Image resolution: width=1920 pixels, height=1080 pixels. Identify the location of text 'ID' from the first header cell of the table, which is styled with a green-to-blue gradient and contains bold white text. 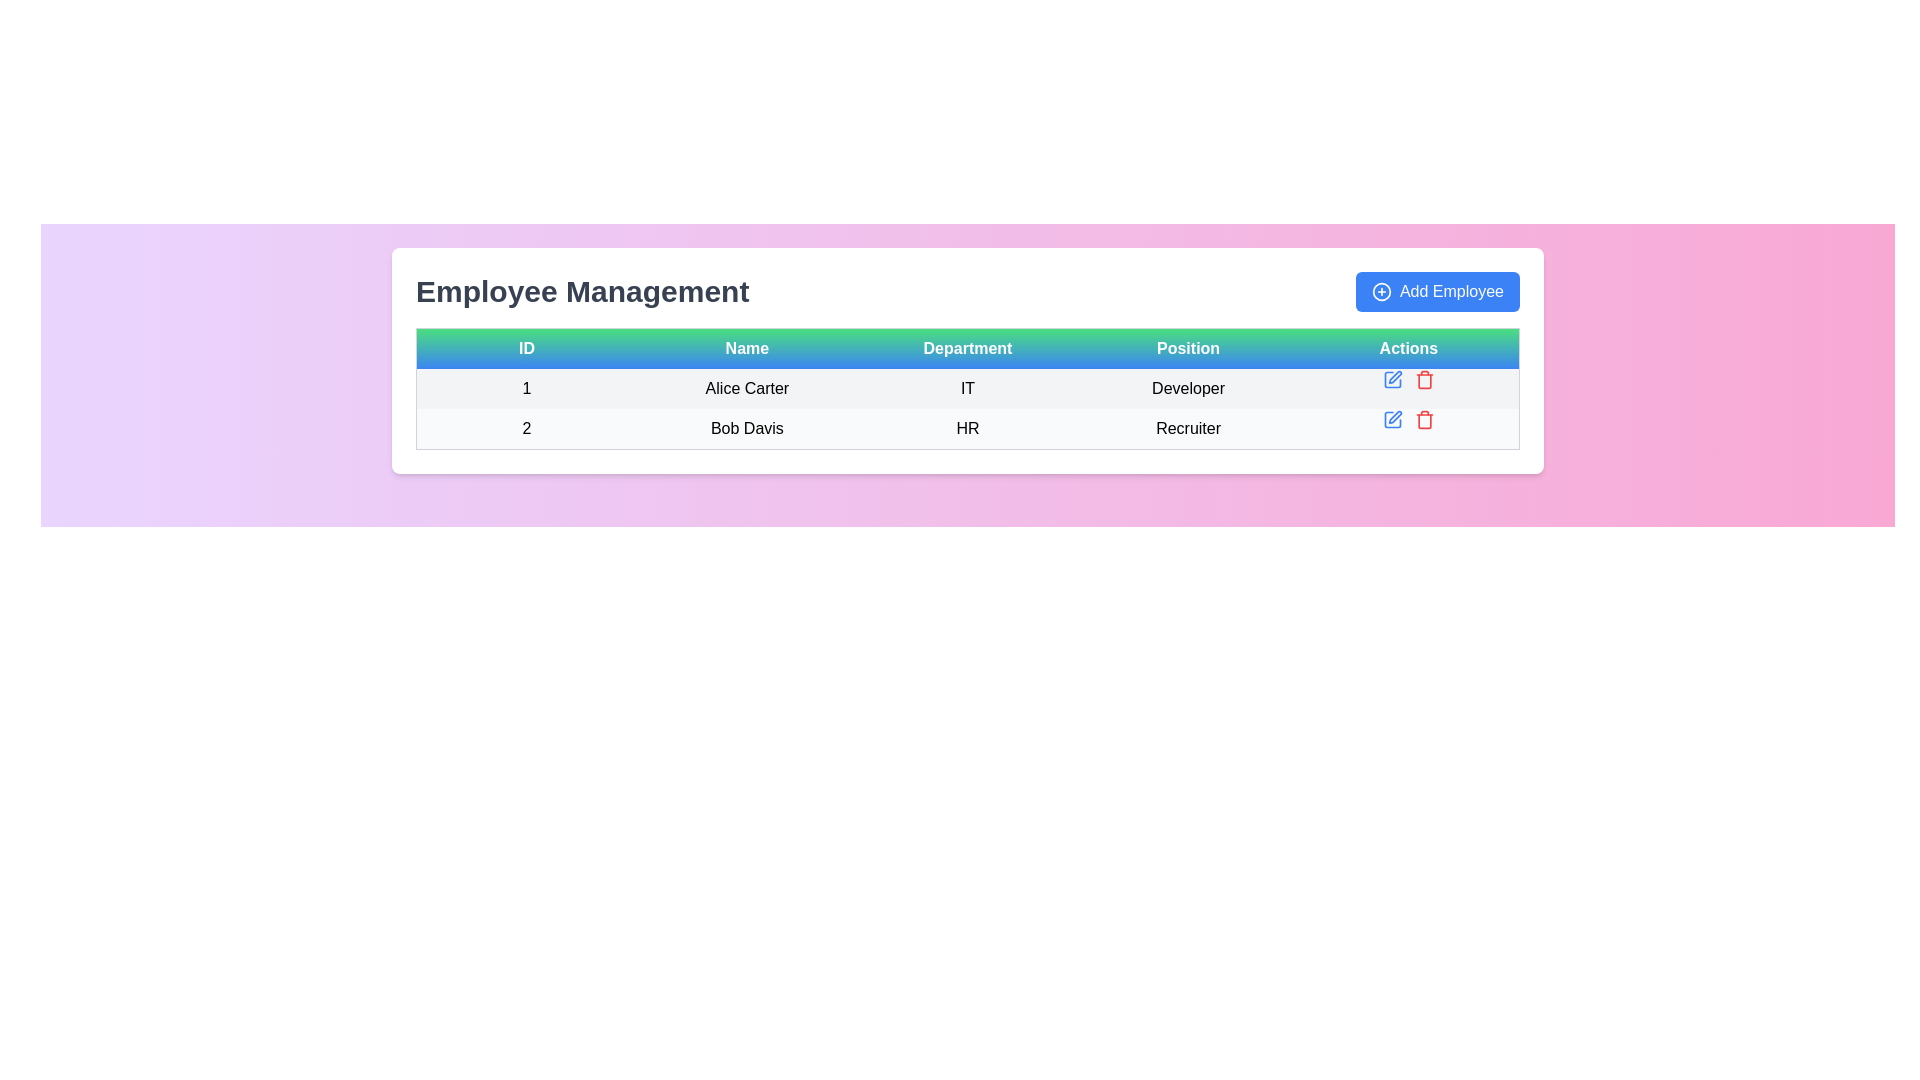
(526, 347).